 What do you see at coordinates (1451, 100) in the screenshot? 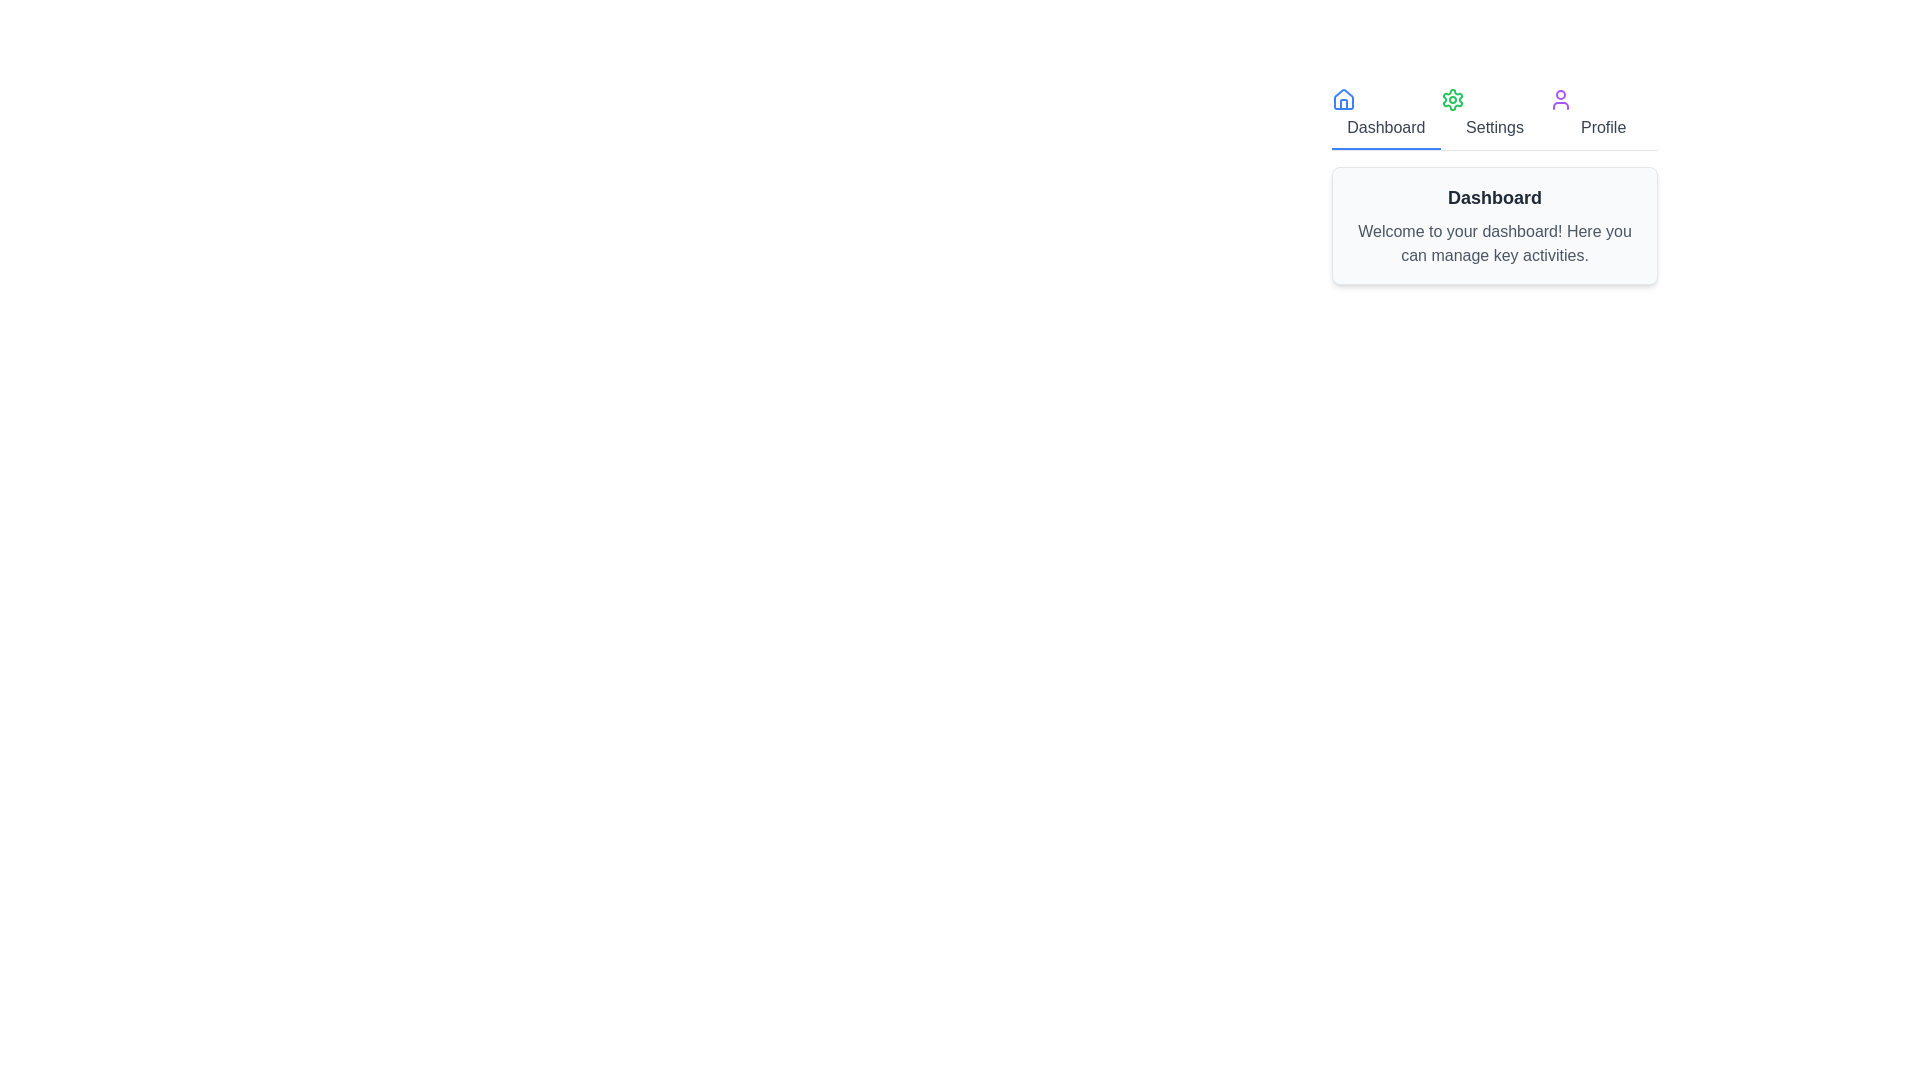
I see `the icon of the Settings tab to see visual feedback` at bounding box center [1451, 100].